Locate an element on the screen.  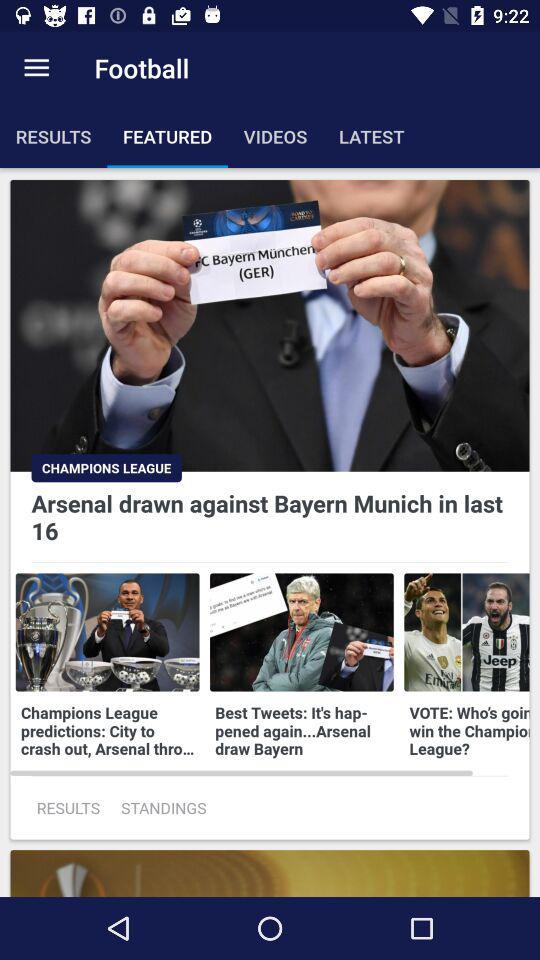
the icon to the left of football is located at coordinates (36, 68).